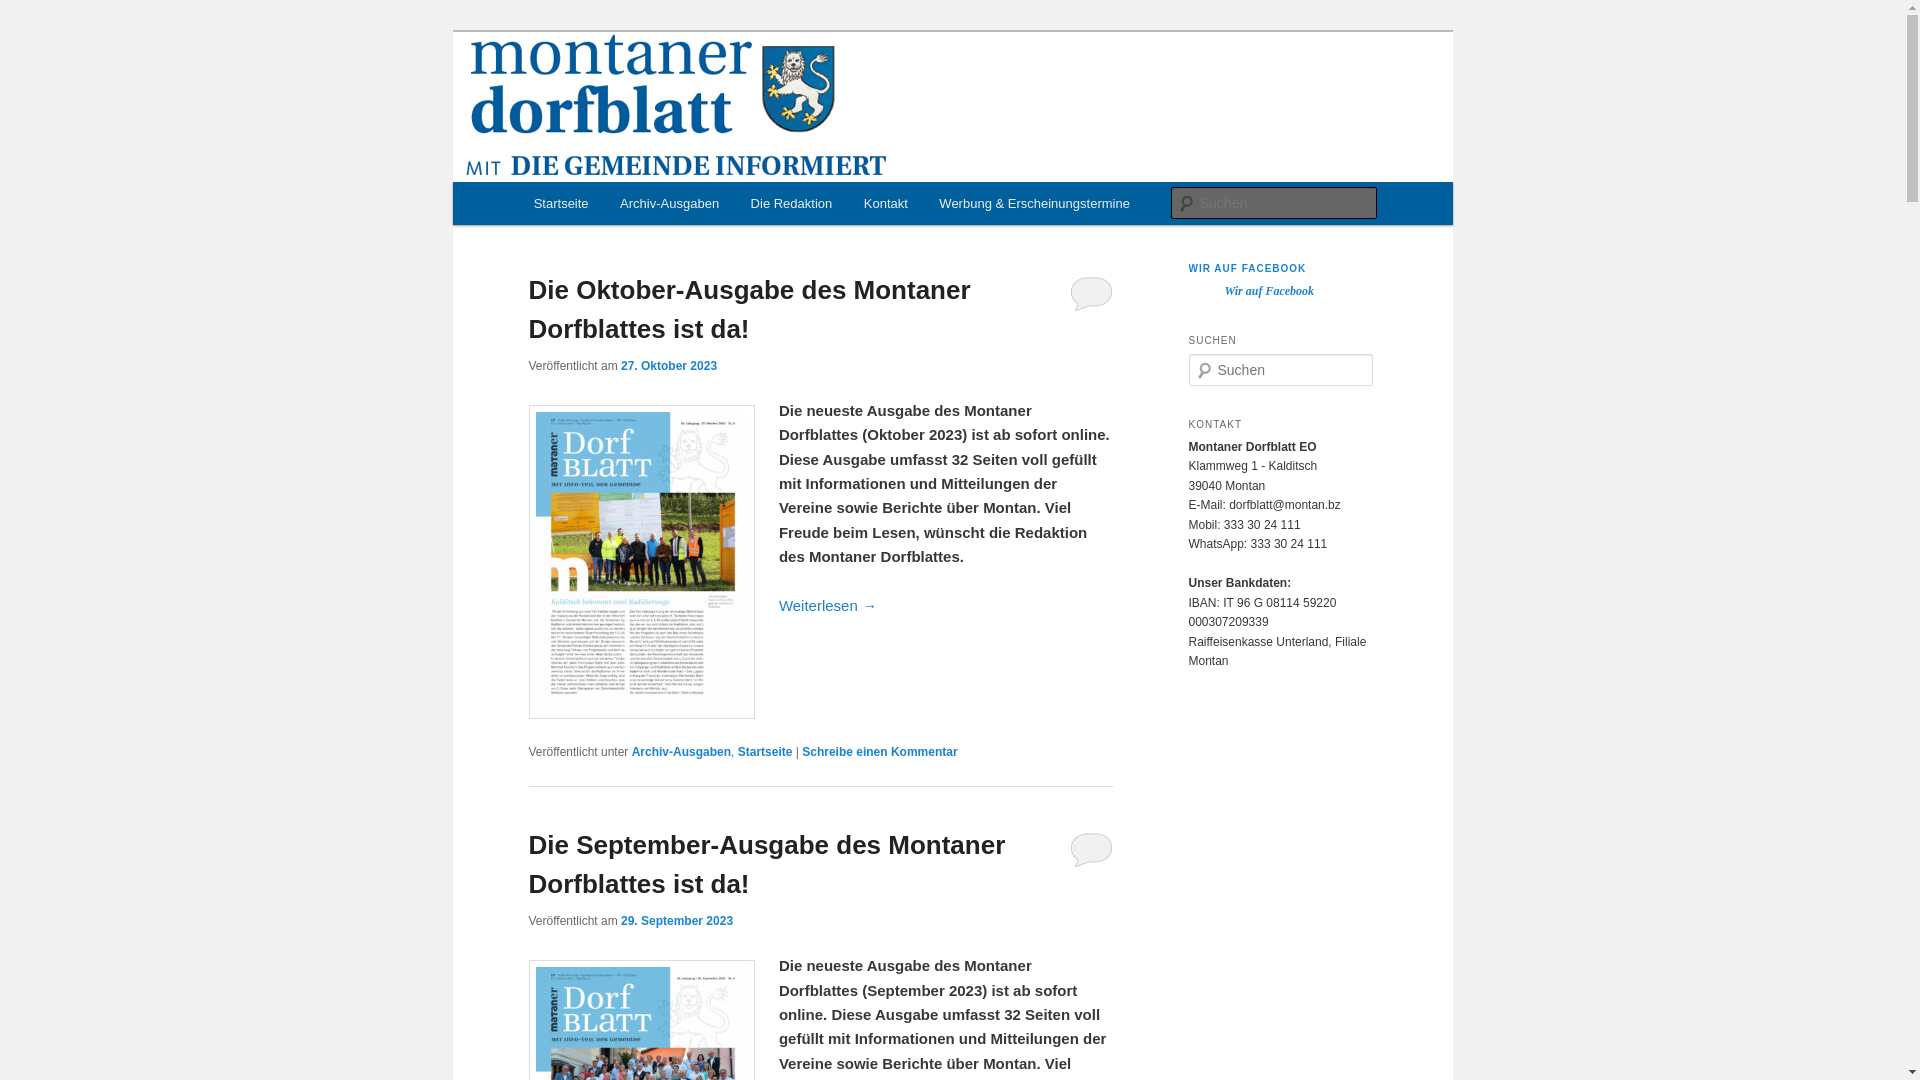 This screenshot has height=1080, width=1920. What do you see at coordinates (676, 921) in the screenshot?
I see `'29. September 2023'` at bounding box center [676, 921].